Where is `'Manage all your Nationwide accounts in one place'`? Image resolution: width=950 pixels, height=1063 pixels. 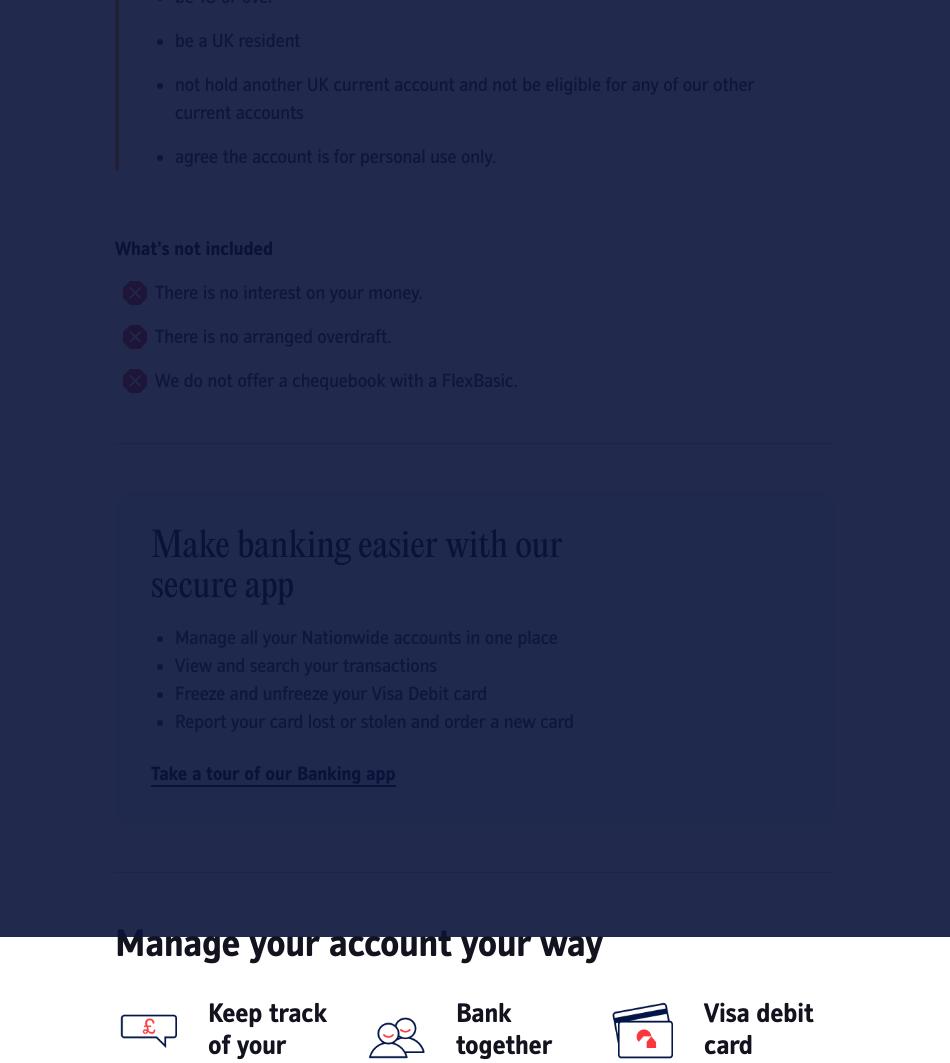 'Manage all your Nationwide accounts in one place' is located at coordinates (365, 637).